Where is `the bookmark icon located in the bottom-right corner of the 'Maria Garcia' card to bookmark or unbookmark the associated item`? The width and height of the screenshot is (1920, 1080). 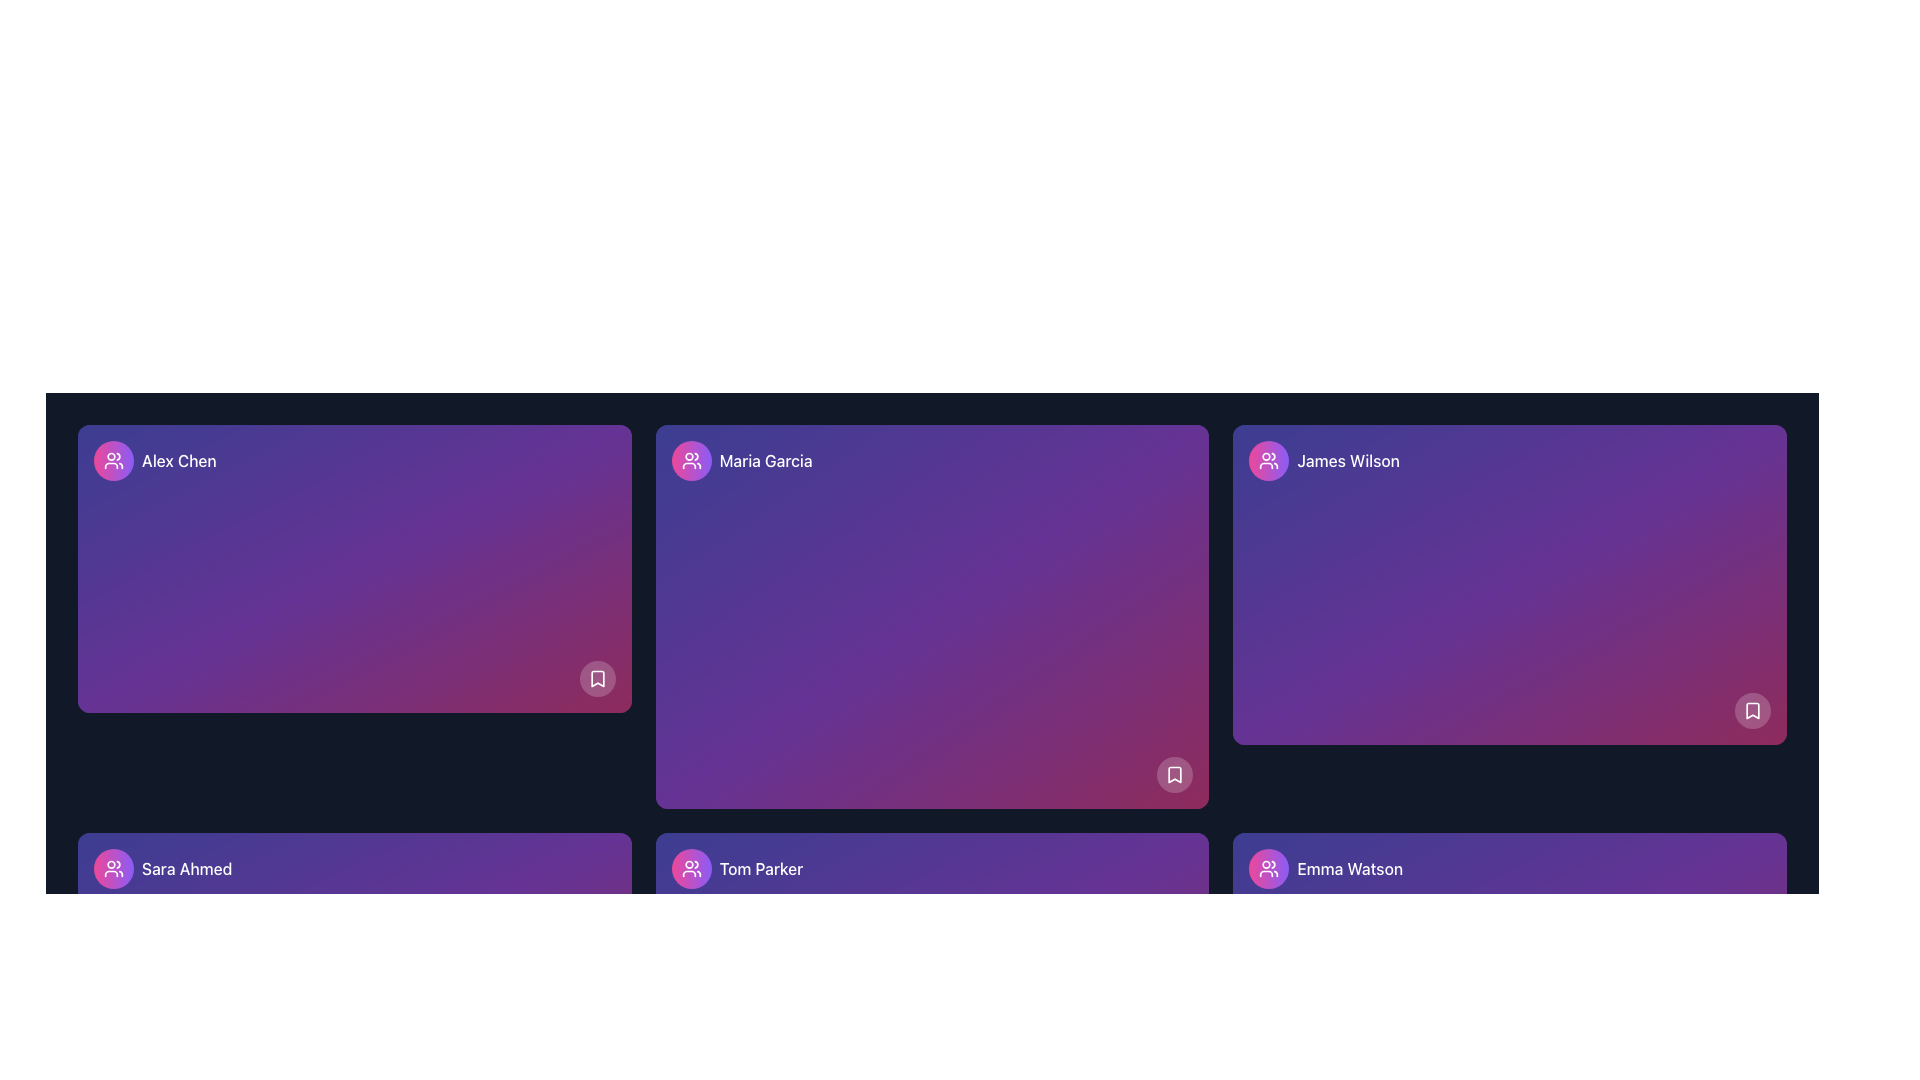
the bookmark icon located in the bottom-right corner of the 'Maria Garcia' card to bookmark or unbookmark the associated item is located at coordinates (1175, 774).